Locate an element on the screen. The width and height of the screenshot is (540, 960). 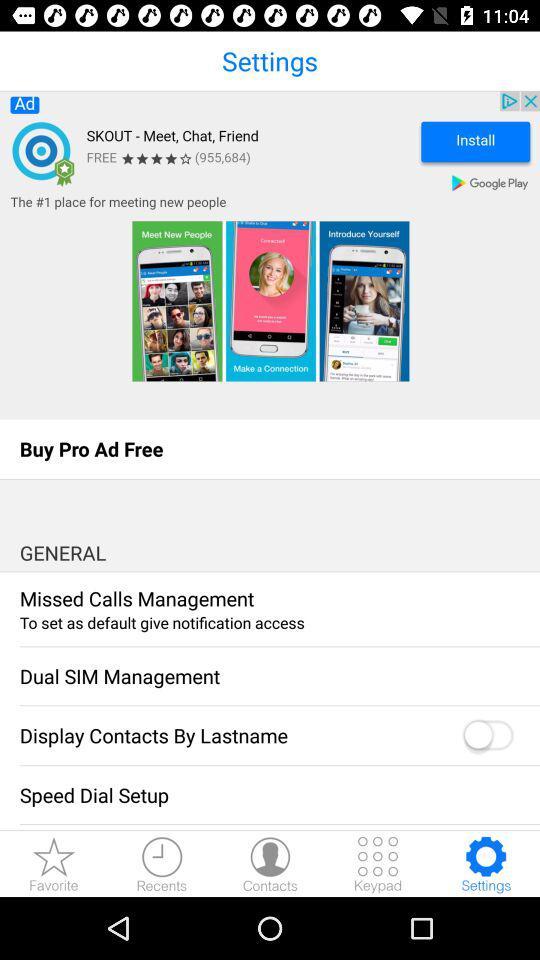
advertisement to install skout app is located at coordinates (270, 254).